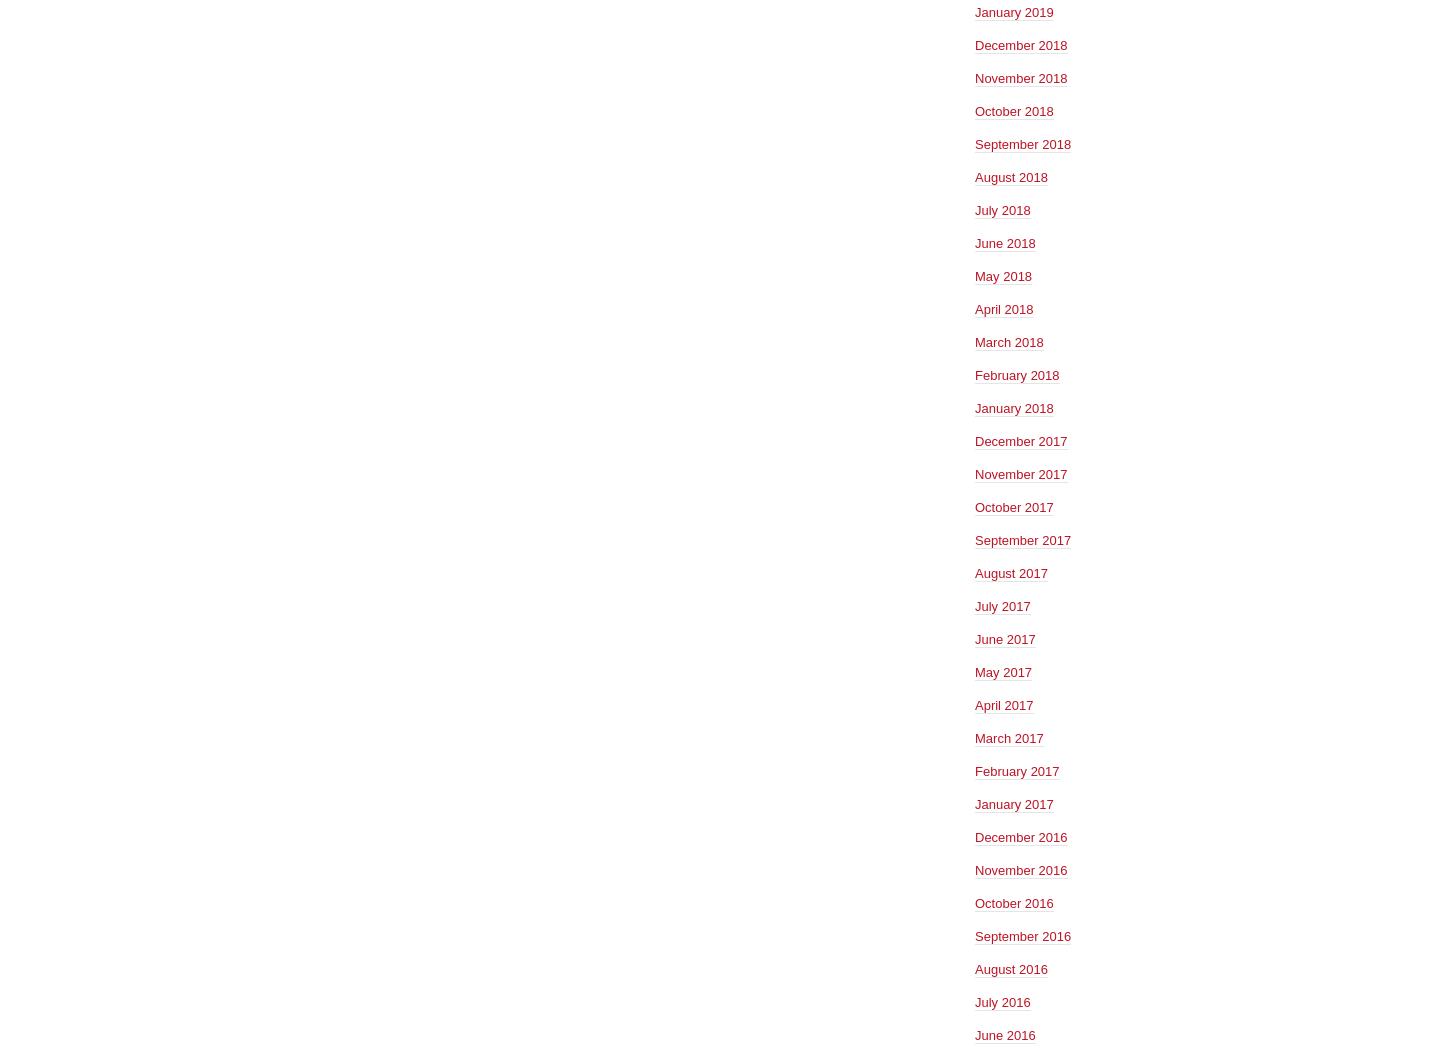  What do you see at coordinates (974, 473) in the screenshot?
I see `'November 2017'` at bounding box center [974, 473].